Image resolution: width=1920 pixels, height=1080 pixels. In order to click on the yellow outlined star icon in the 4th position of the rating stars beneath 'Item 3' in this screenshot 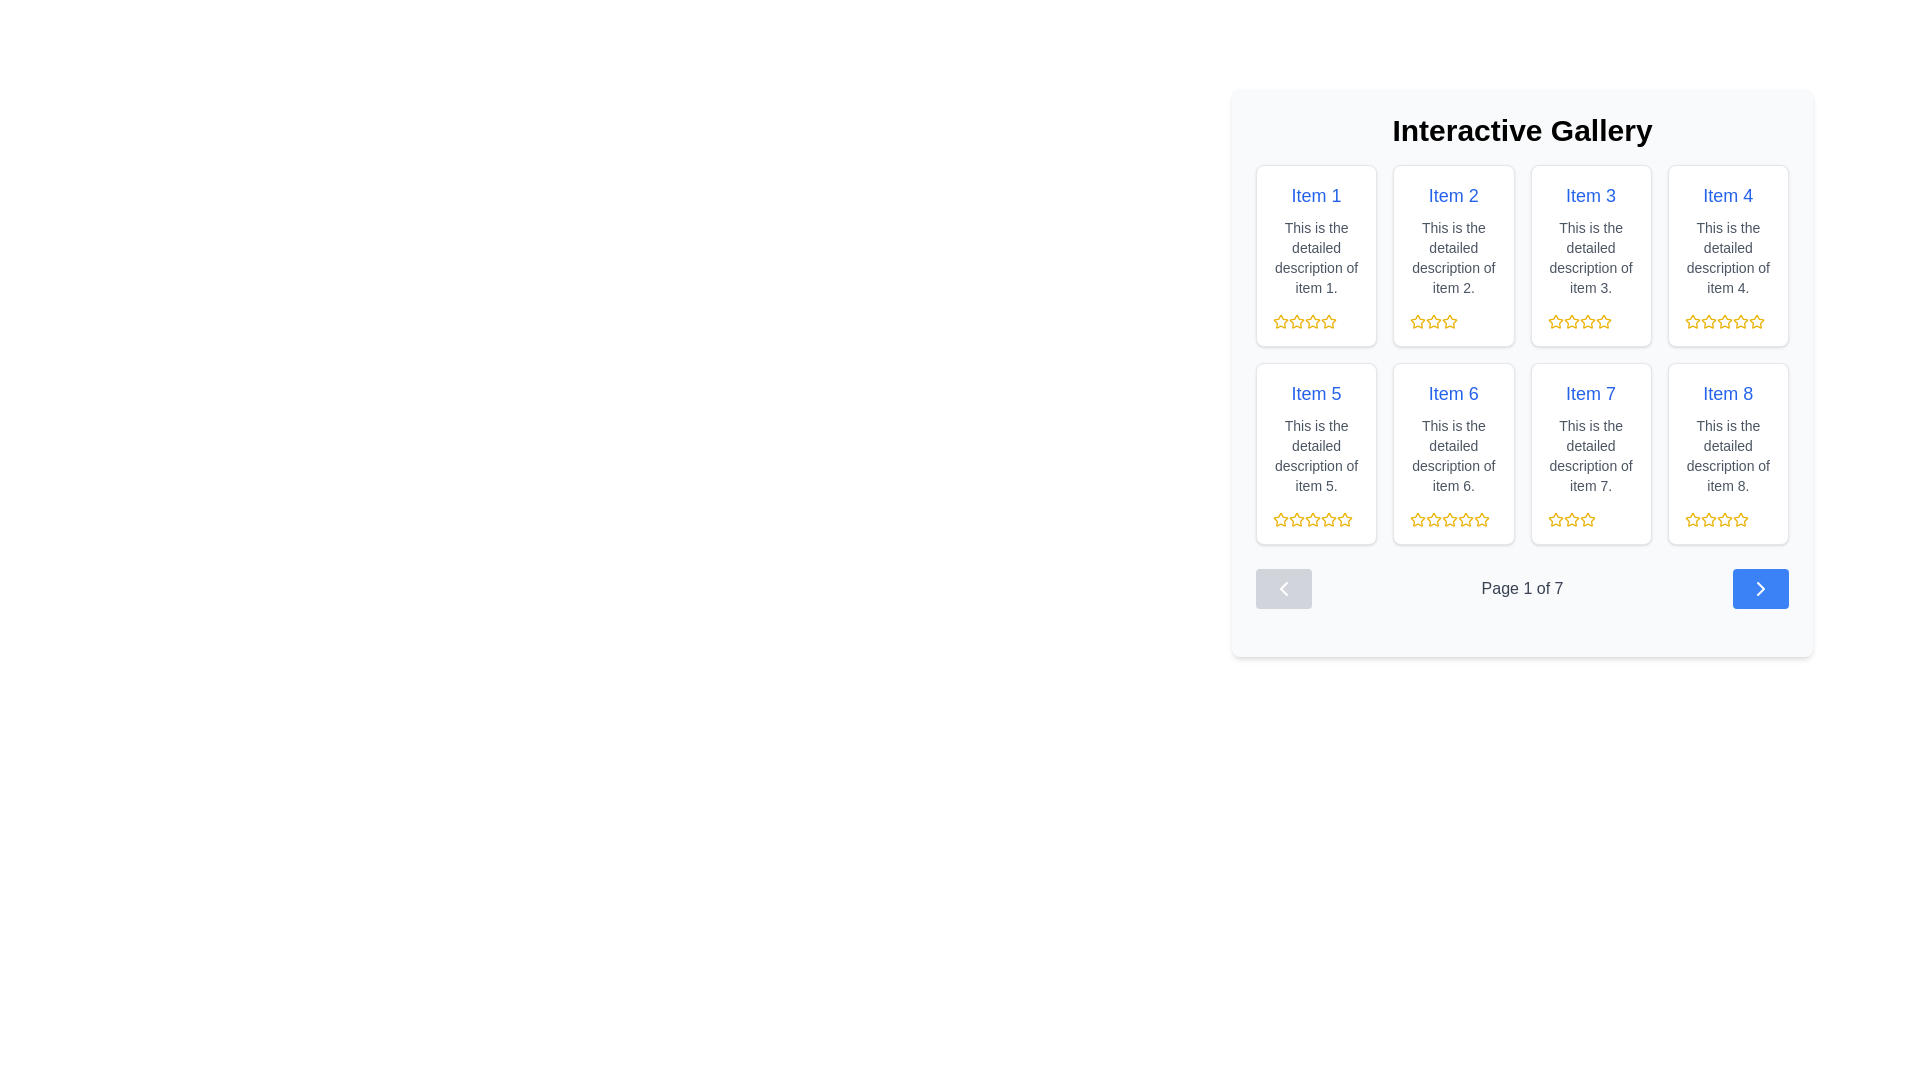, I will do `click(1586, 320)`.